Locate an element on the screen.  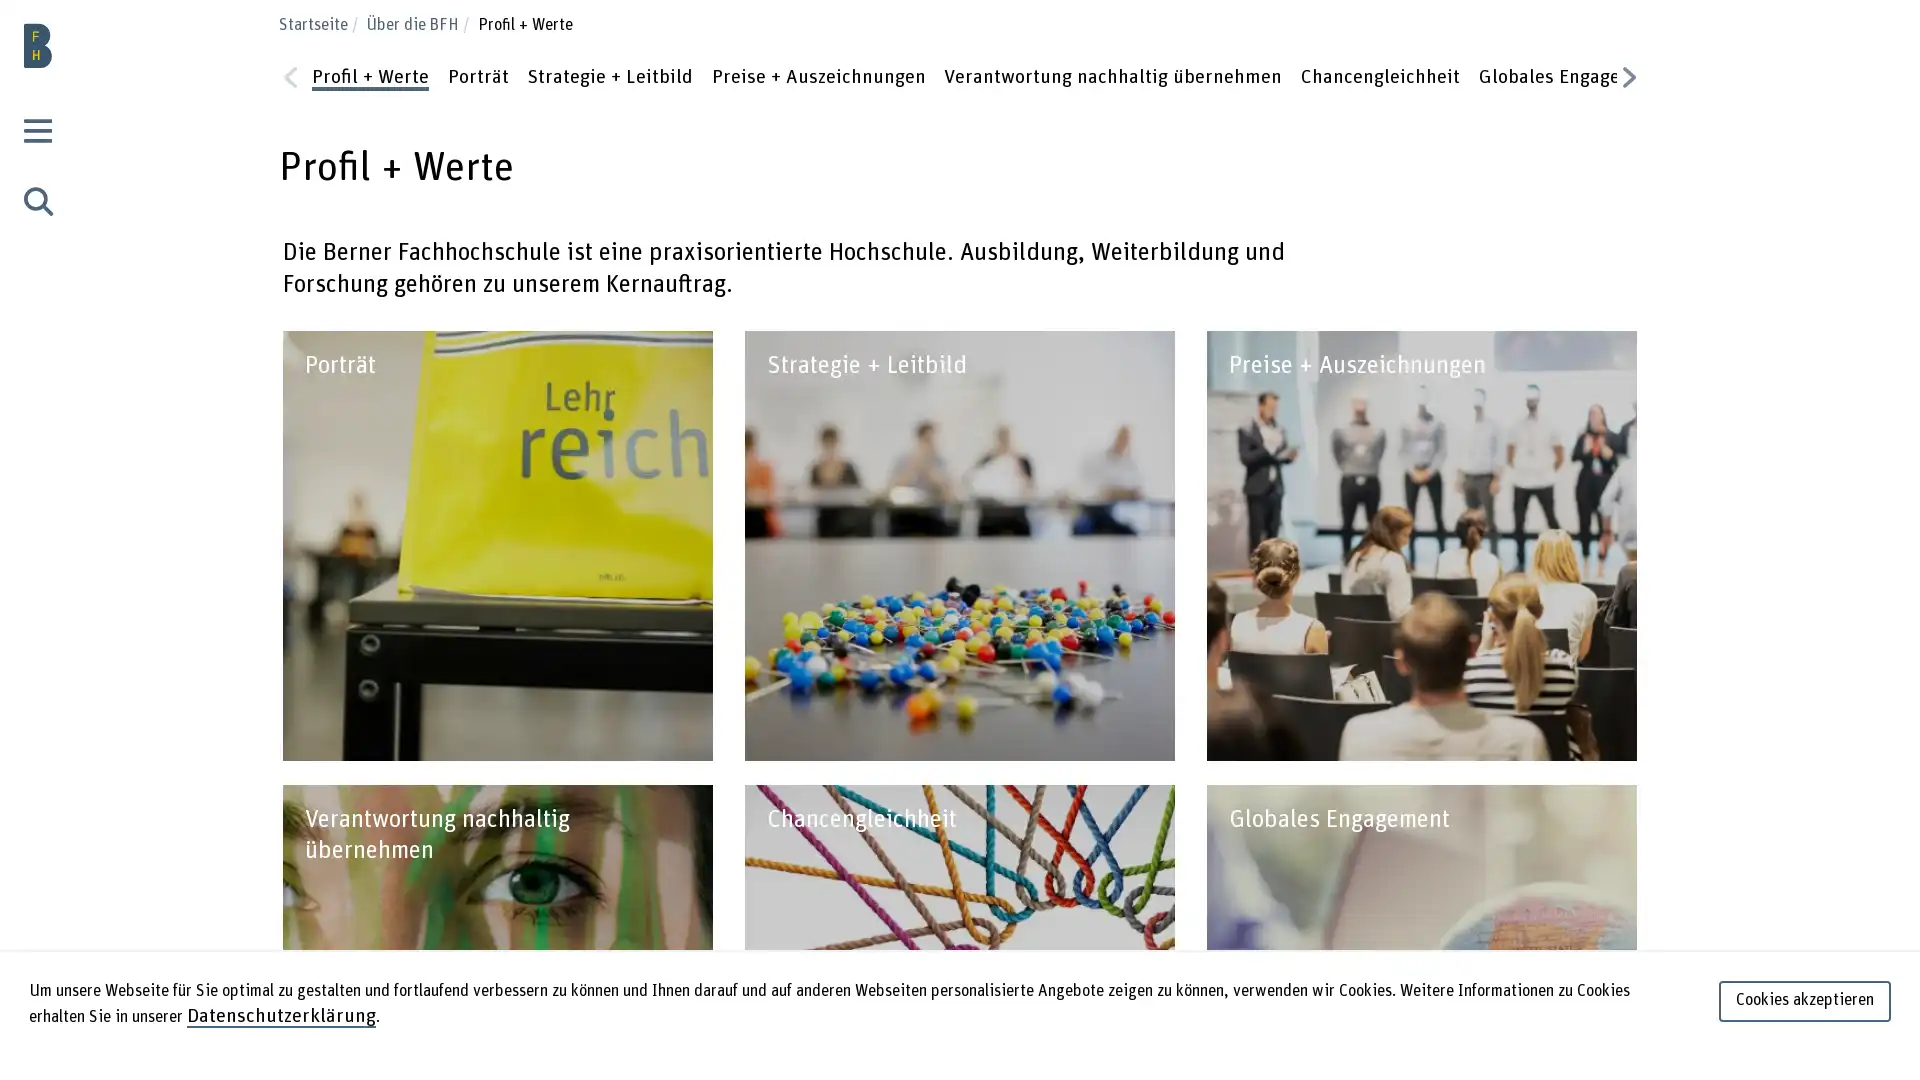
Cookies akzeptieren is located at coordinates (1804, 1005).